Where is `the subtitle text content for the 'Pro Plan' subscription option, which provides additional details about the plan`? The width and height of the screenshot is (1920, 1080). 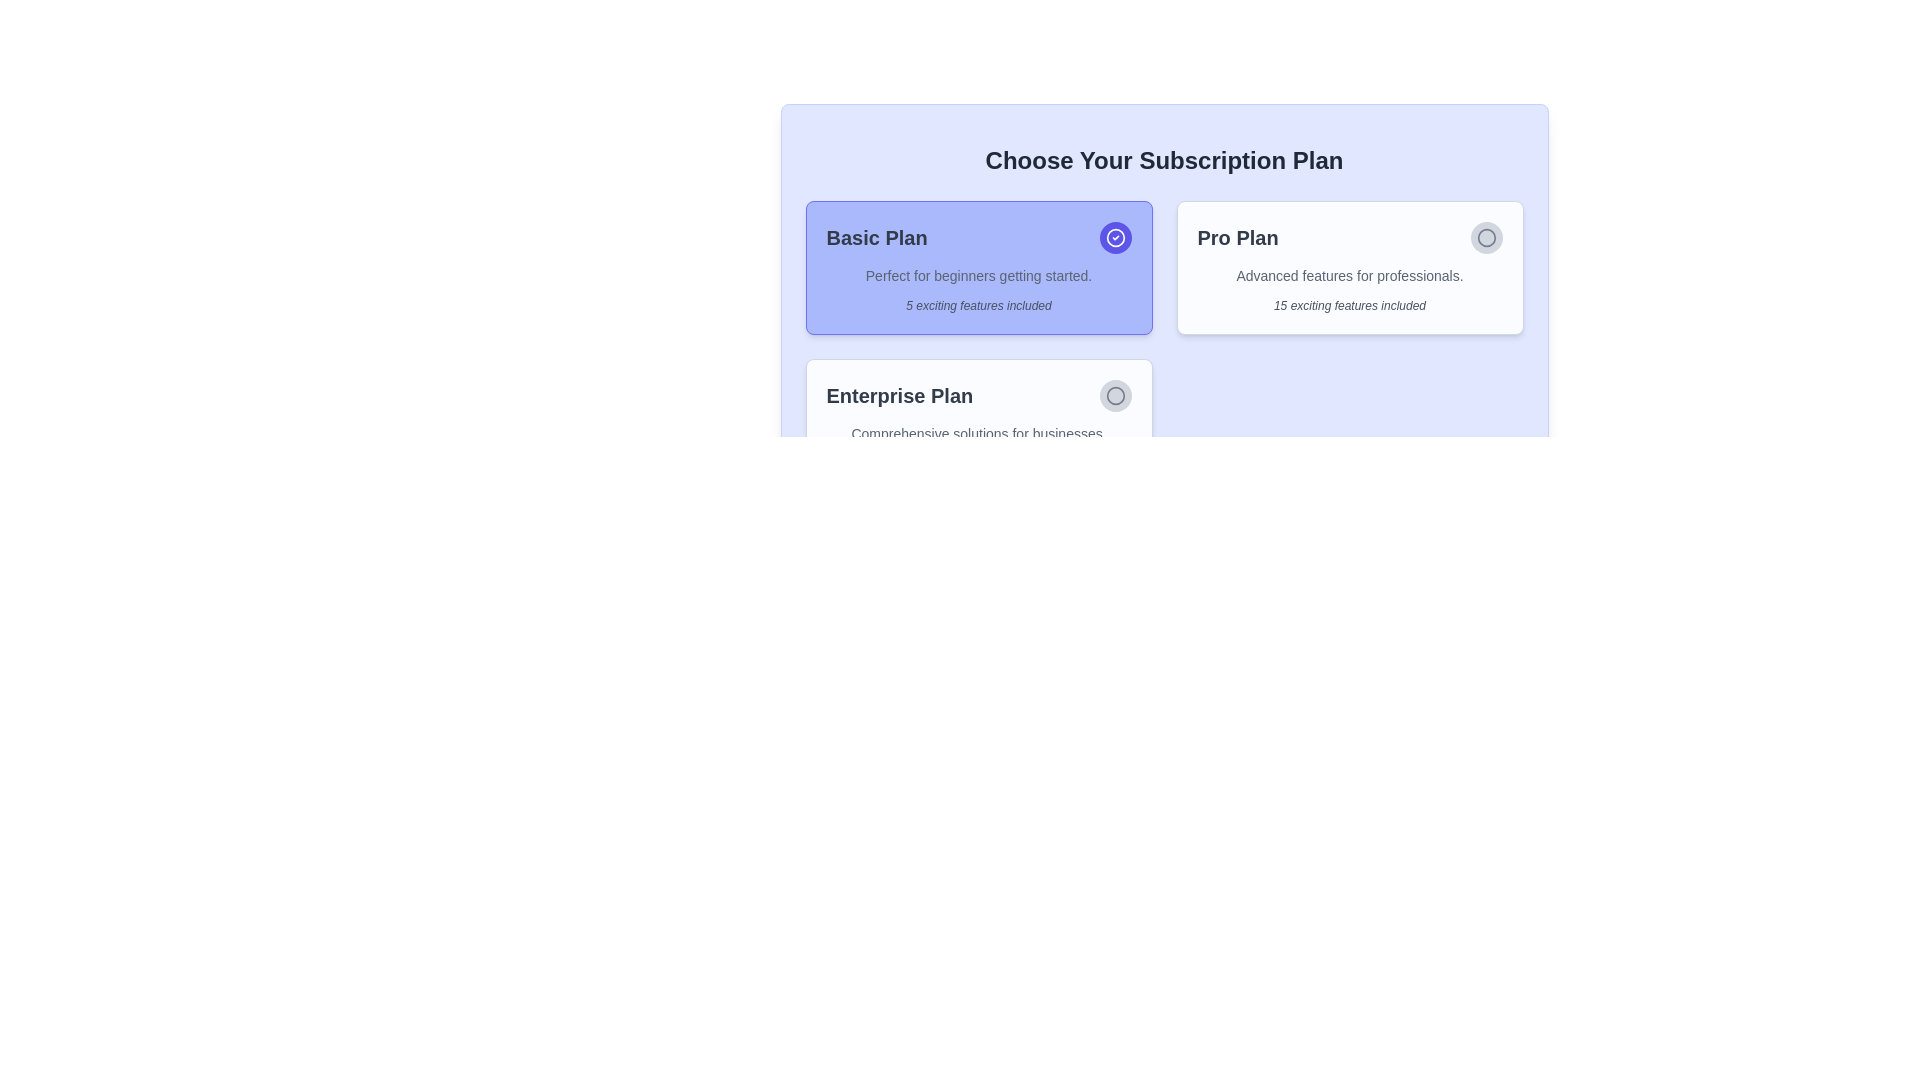
the subtitle text content for the 'Pro Plan' subscription option, which provides additional details about the plan is located at coordinates (1349, 276).